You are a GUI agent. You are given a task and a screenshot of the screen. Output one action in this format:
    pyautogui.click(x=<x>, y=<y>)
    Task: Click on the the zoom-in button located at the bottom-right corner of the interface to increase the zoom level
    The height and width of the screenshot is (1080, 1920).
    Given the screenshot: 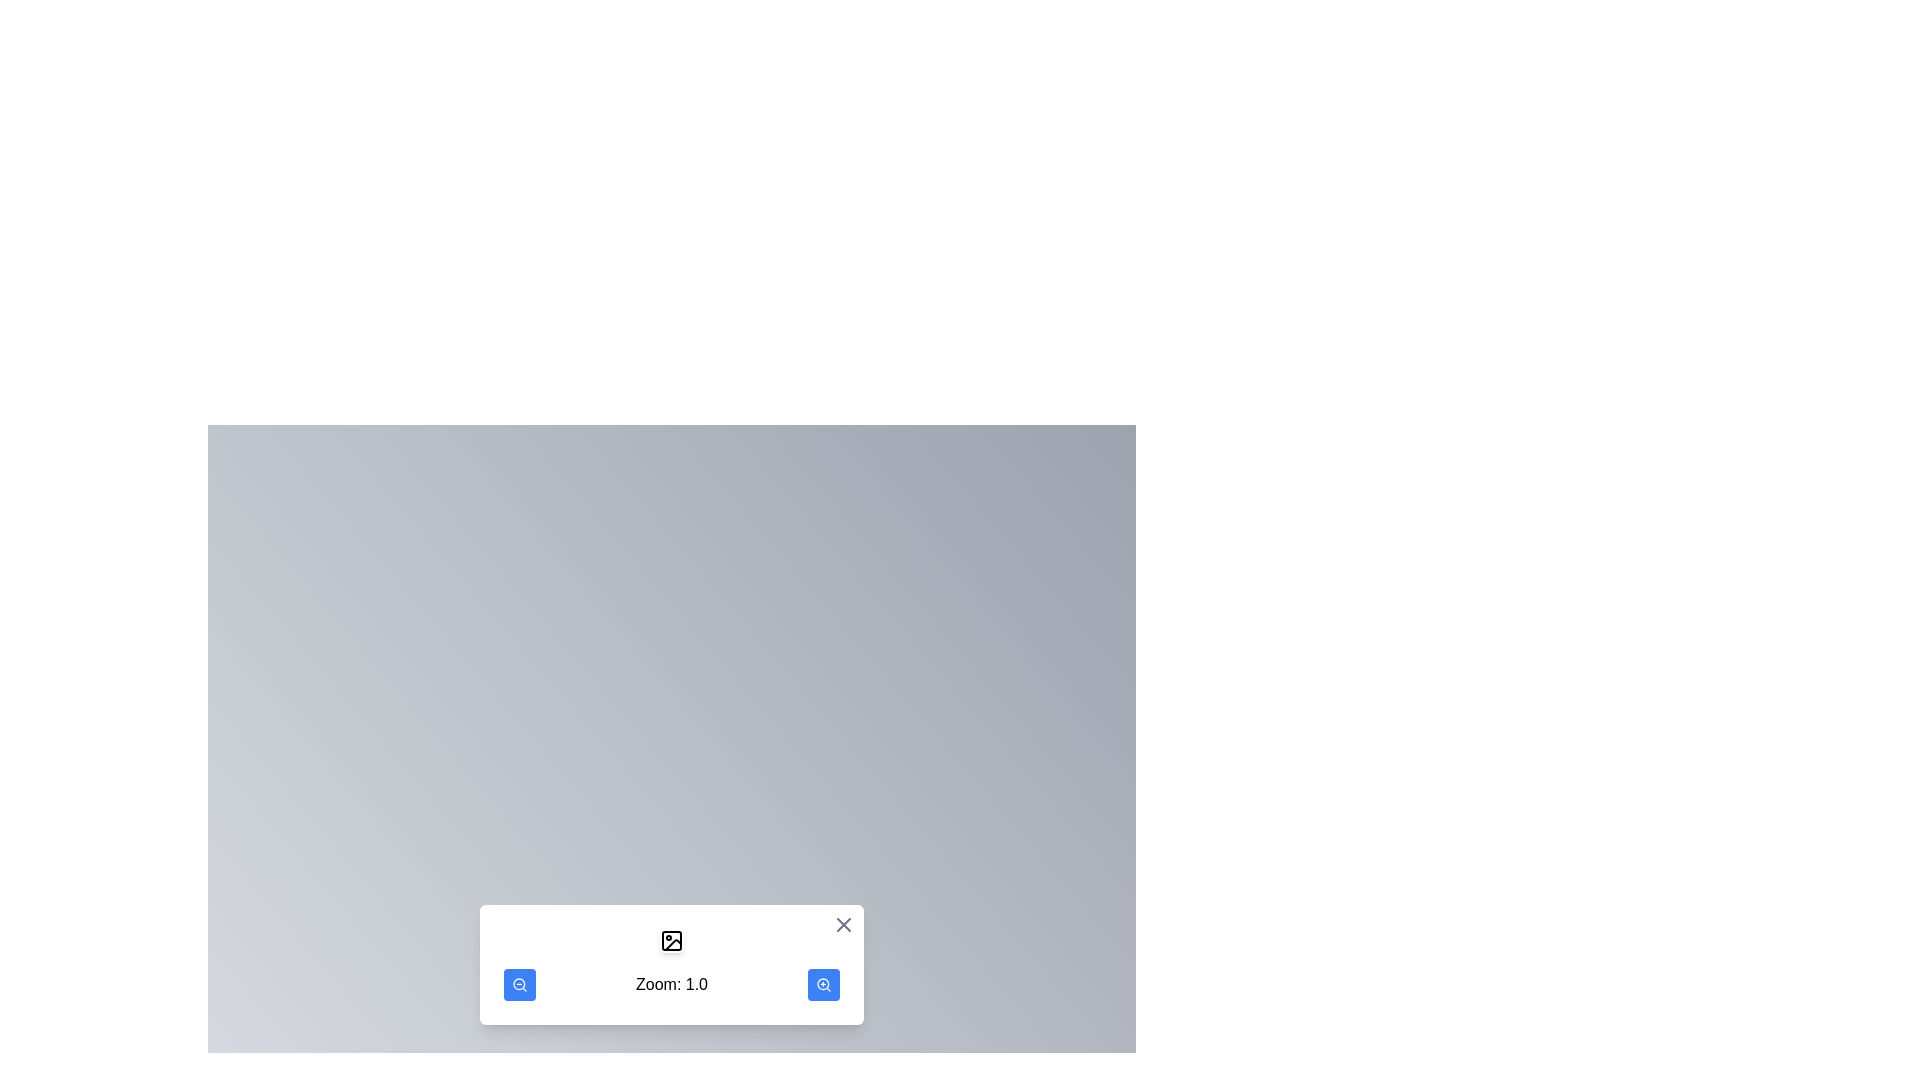 What is the action you would take?
    pyautogui.click(x=824, y=983)
    